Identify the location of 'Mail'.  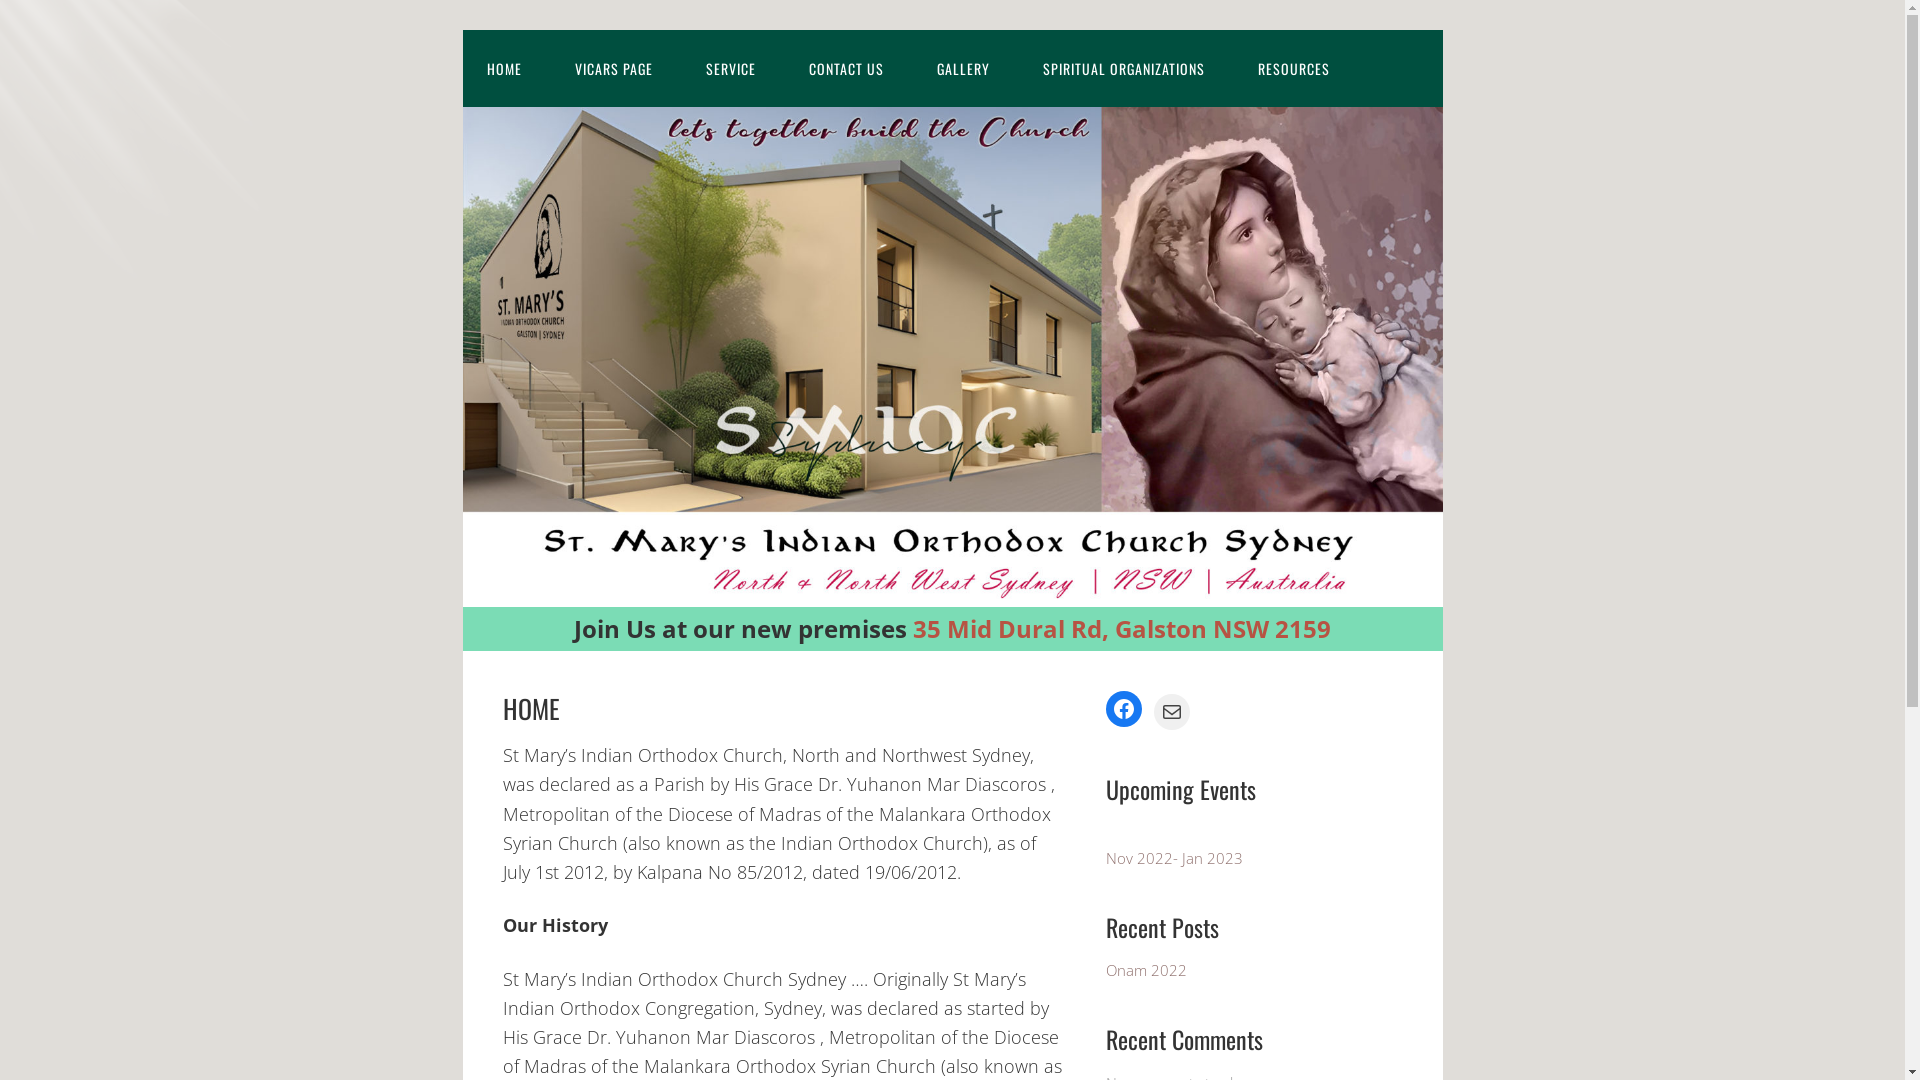
(1171, 711).